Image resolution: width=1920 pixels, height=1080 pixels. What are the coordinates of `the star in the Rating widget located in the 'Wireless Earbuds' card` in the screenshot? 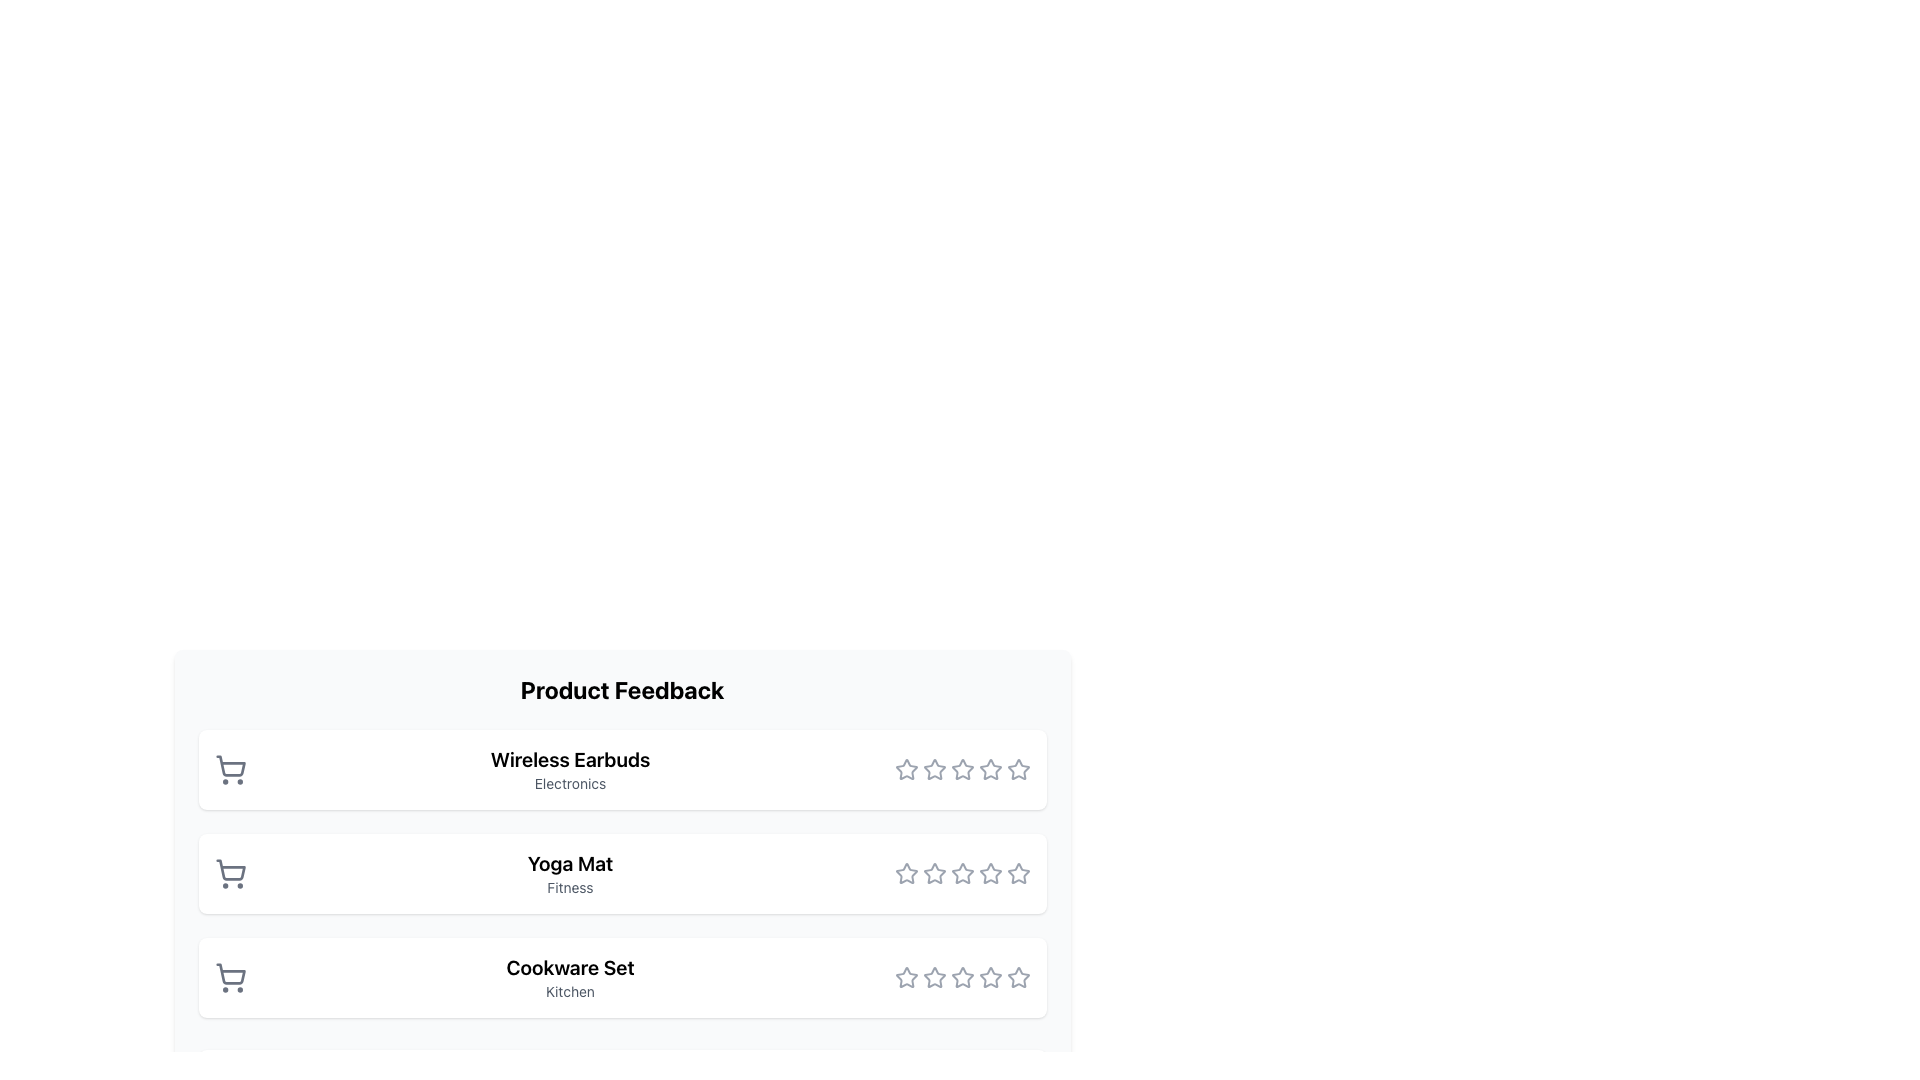 It's located at (962, 769).